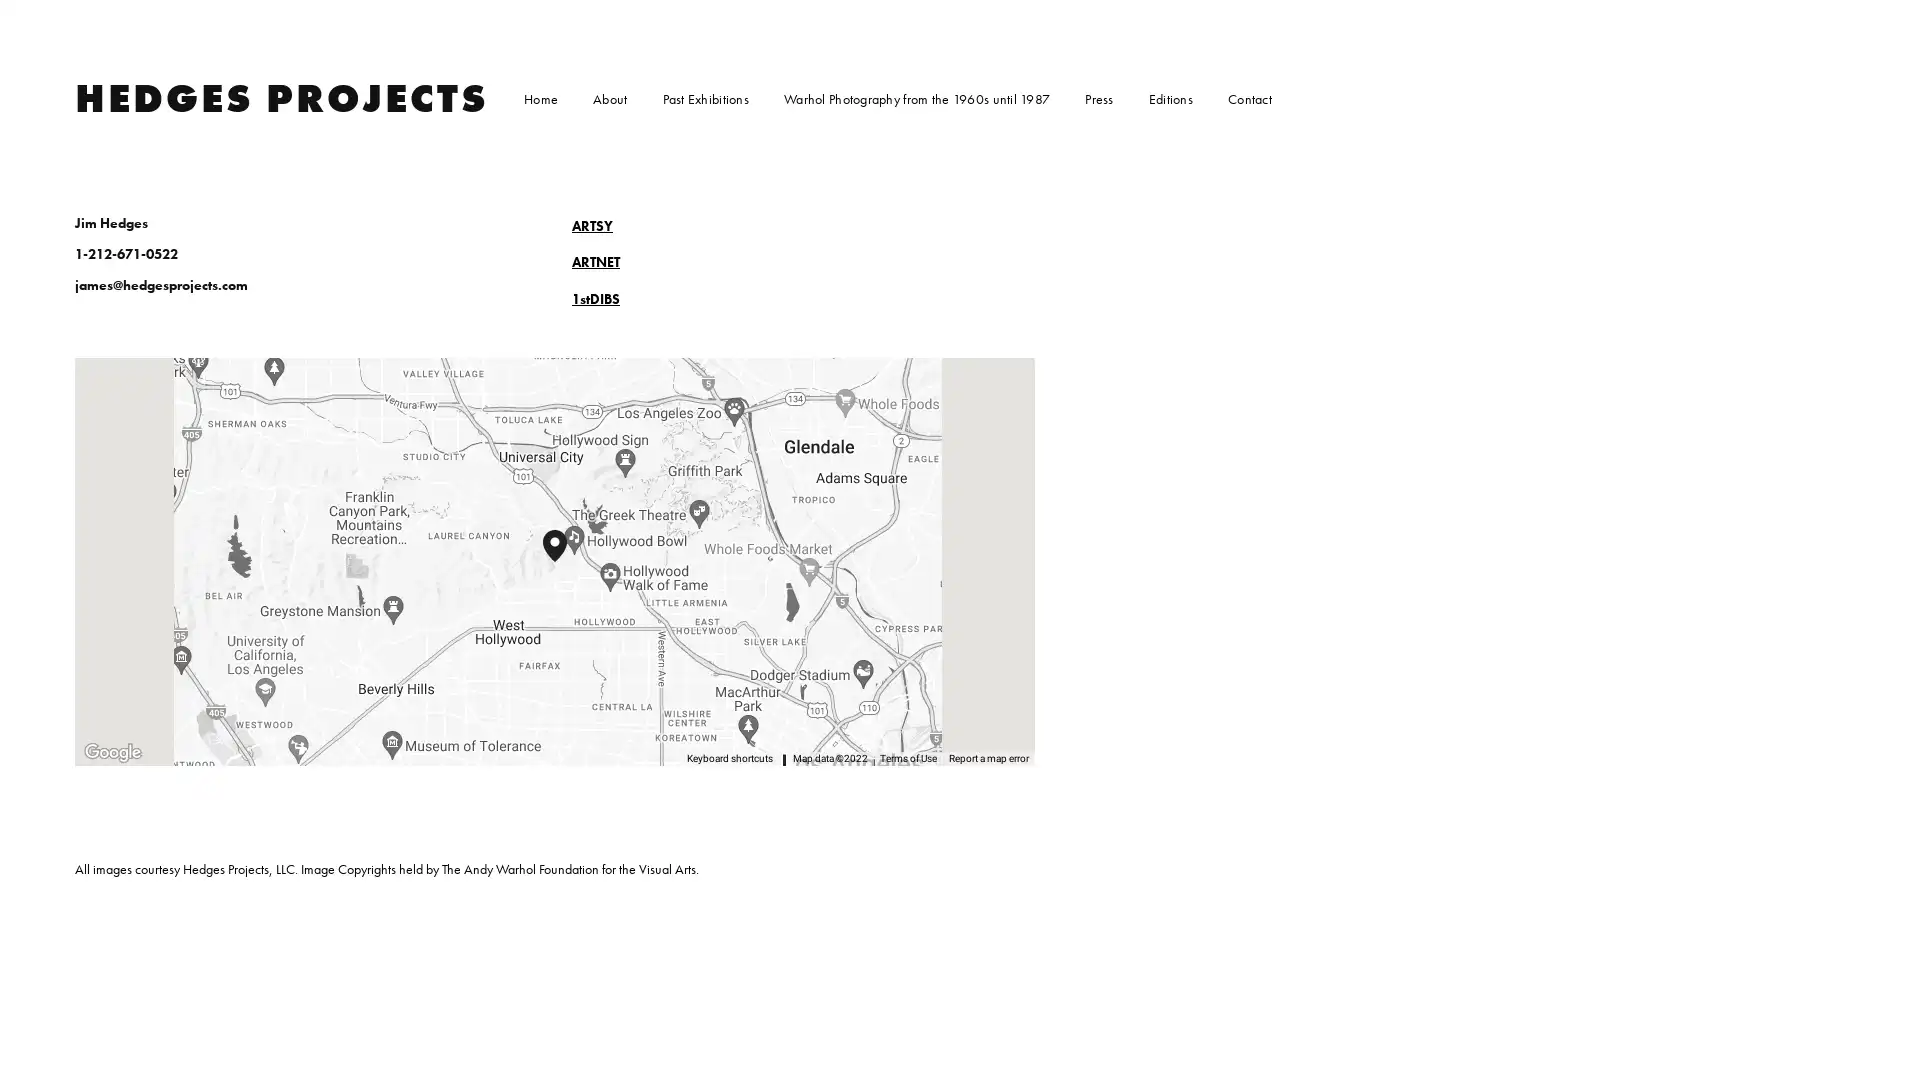 Image resolution: width=1920 pixels, height=1080 pixels. Describe the element at coordinates (737, 759) in the screenshot. I see `Keyboard shortcuts` at that location.